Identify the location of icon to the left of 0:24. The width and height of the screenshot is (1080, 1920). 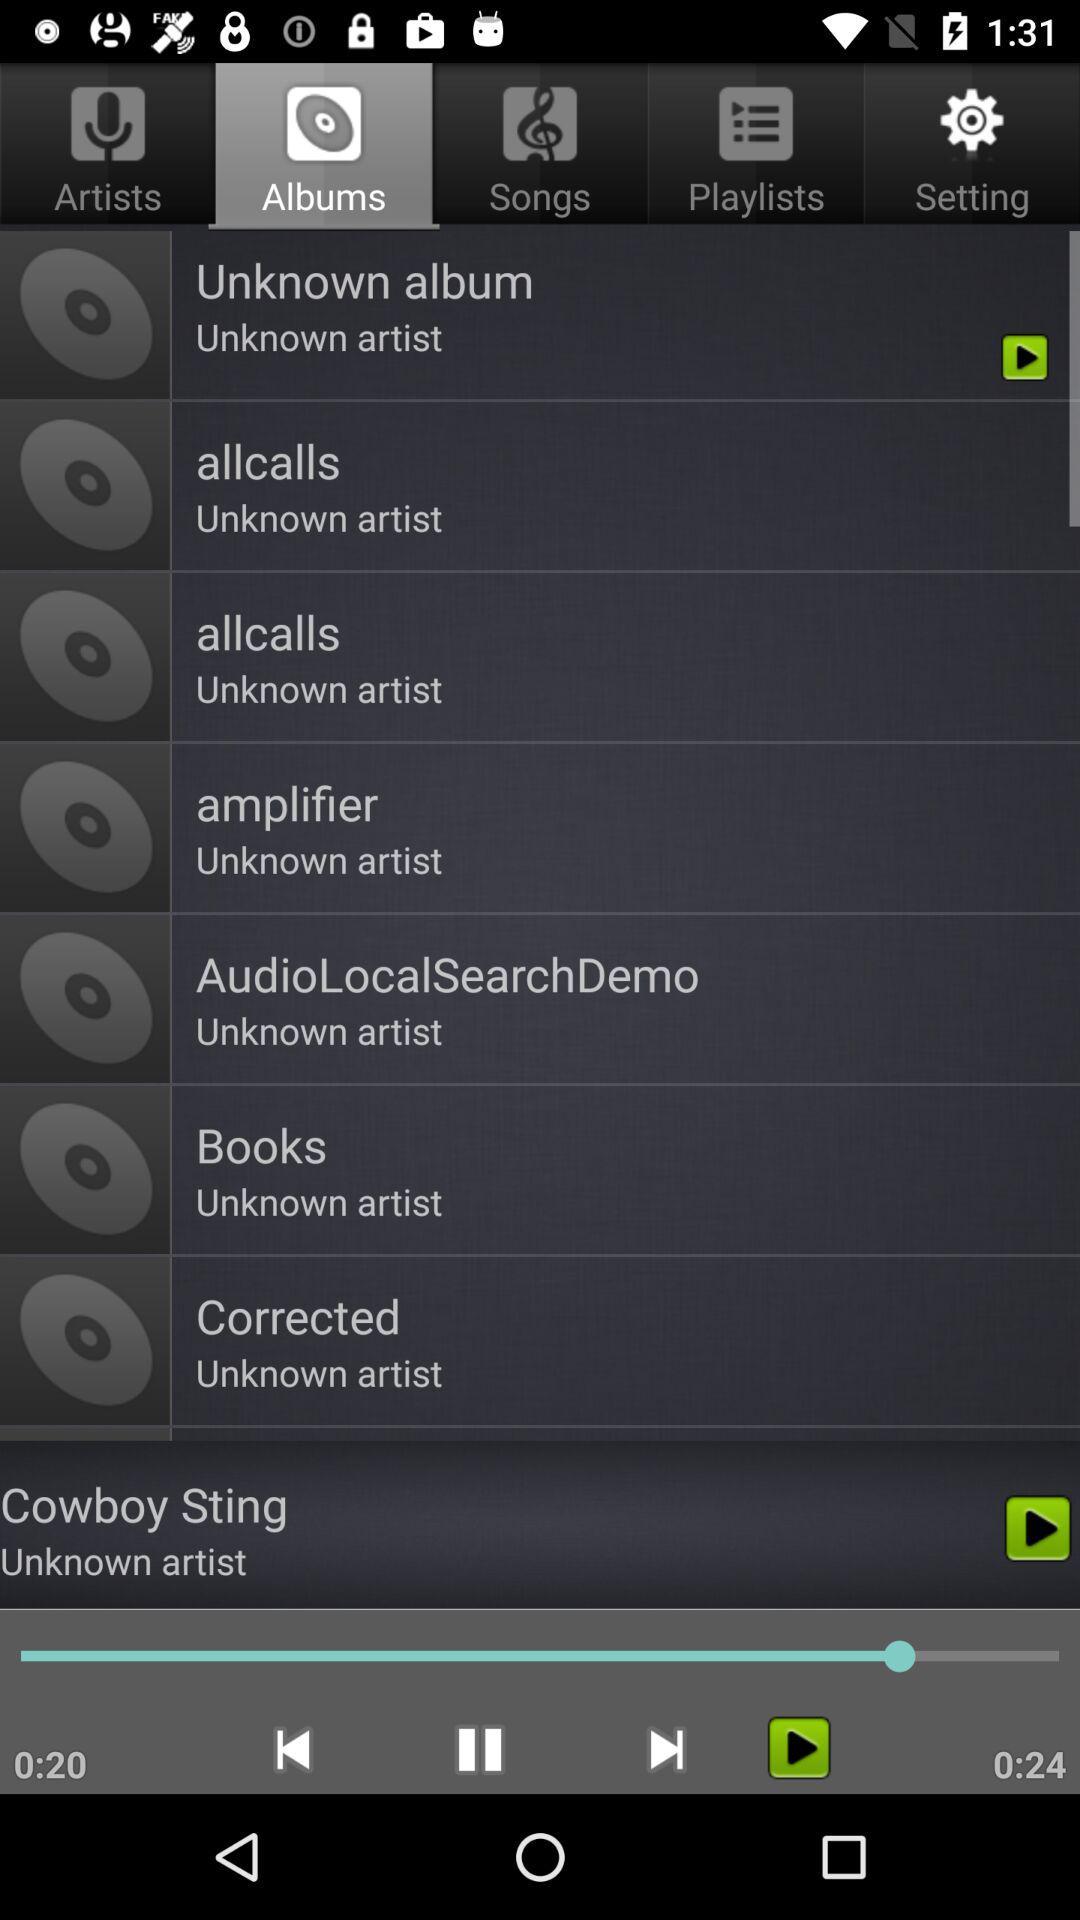
(798, 1746).